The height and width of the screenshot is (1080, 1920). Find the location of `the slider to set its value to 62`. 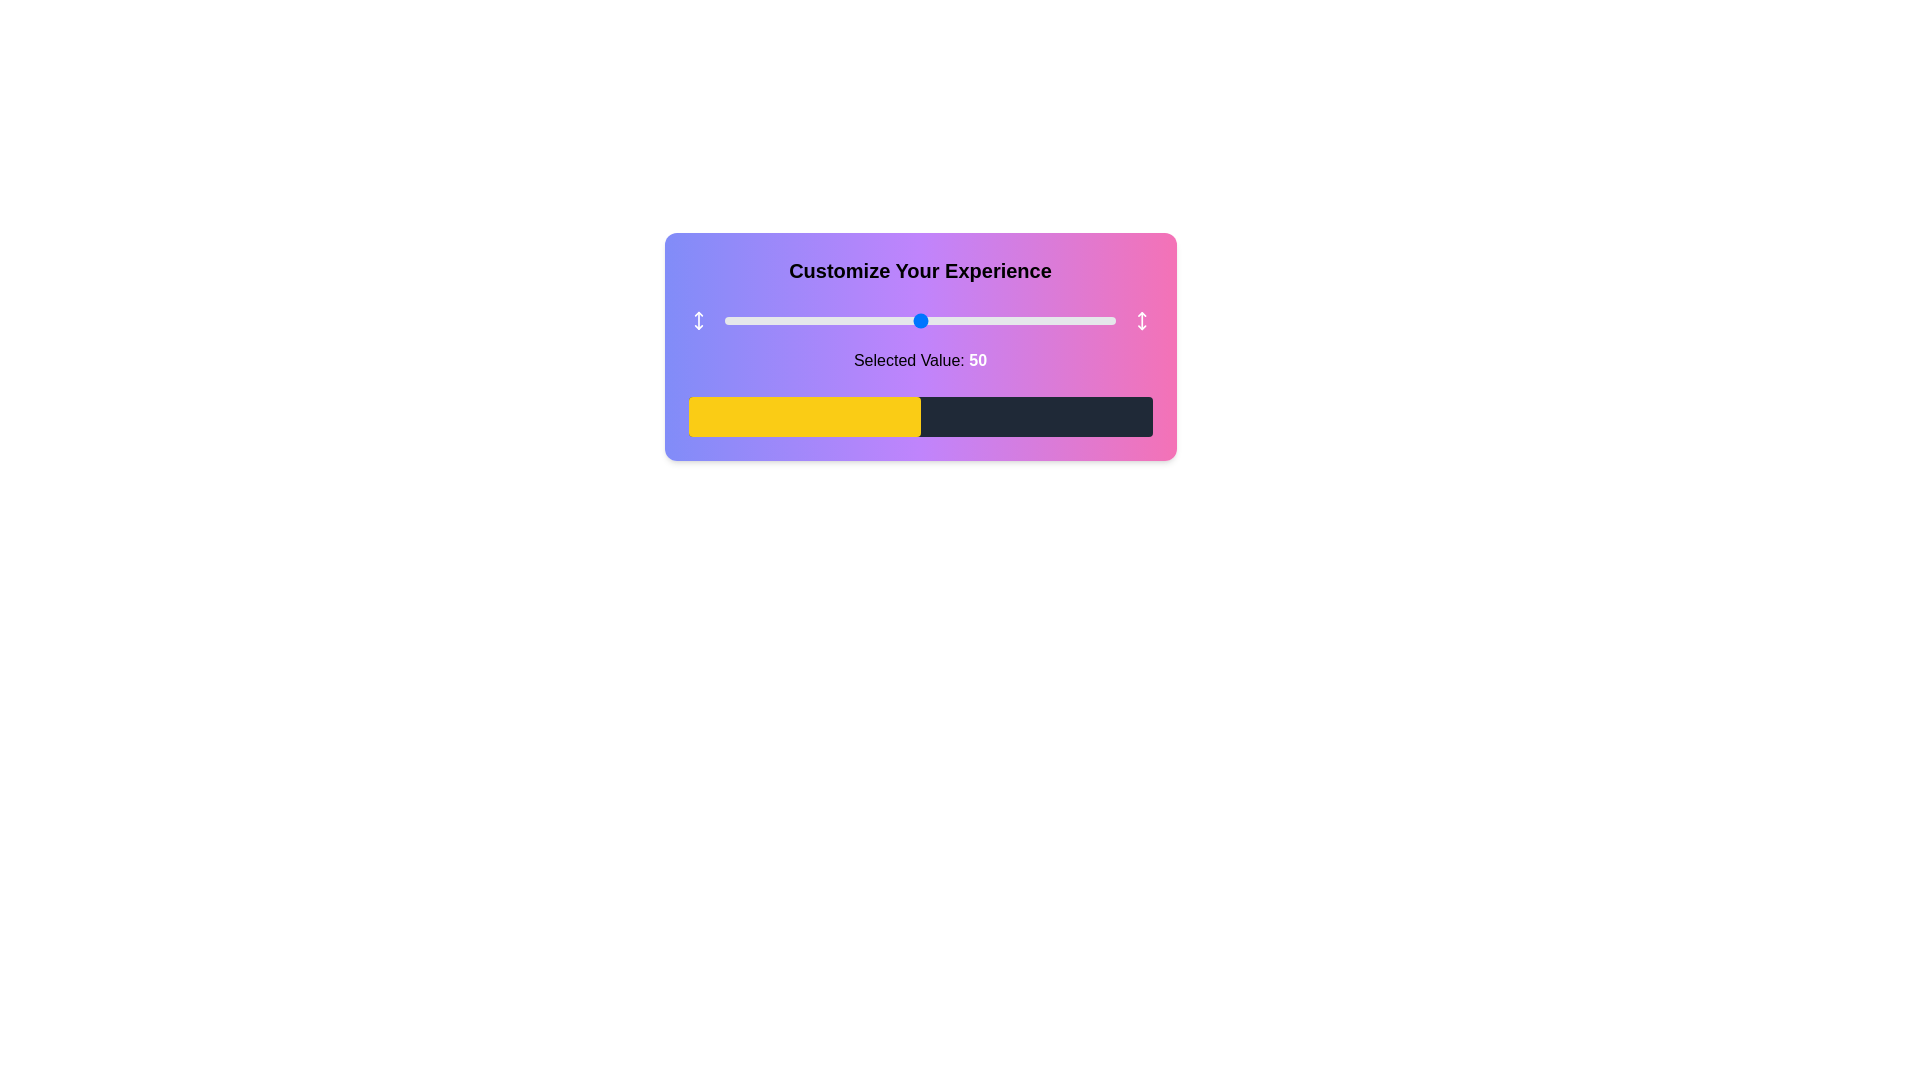

the slider to set its value to 62 is located at coordinates (967, 319).